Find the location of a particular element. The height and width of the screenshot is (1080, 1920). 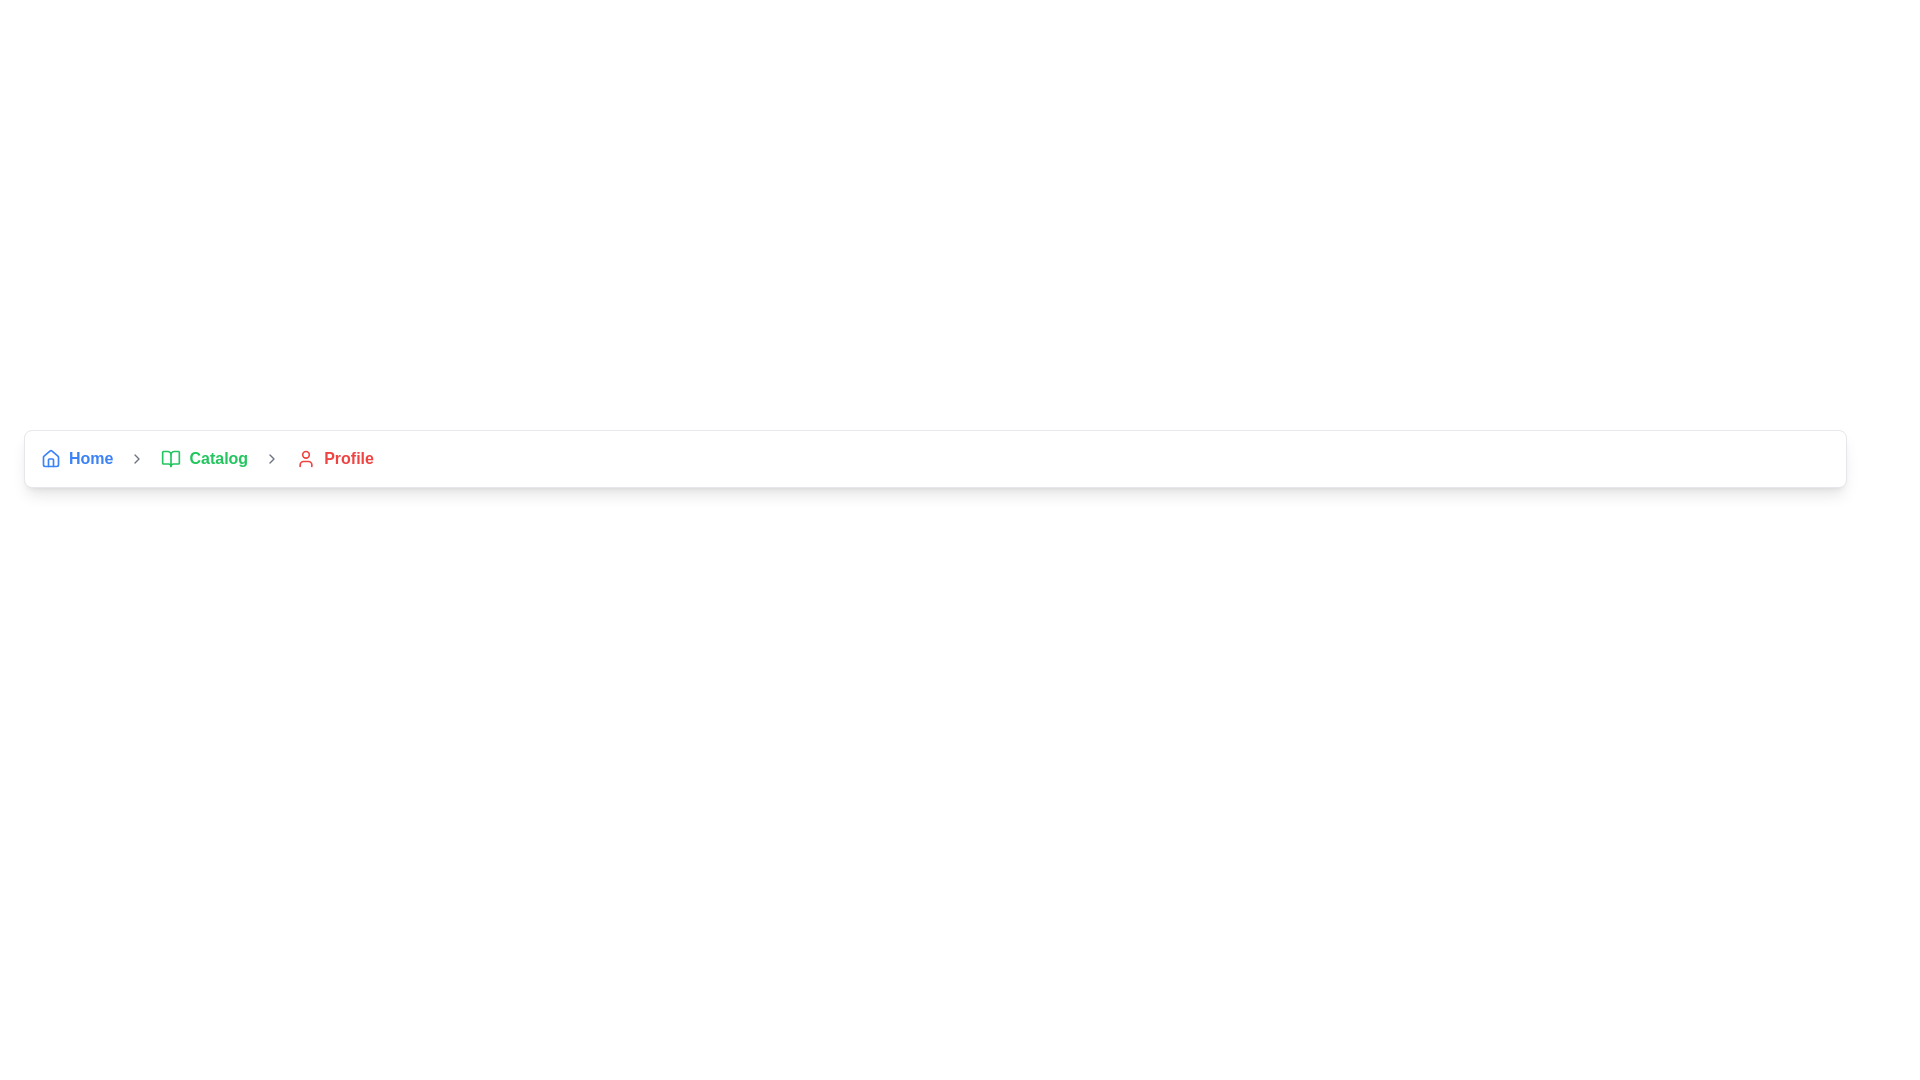

the separation icon between the 'Home' and 'Catalog' sections in the navigation row is located at coordinates (136, 459).